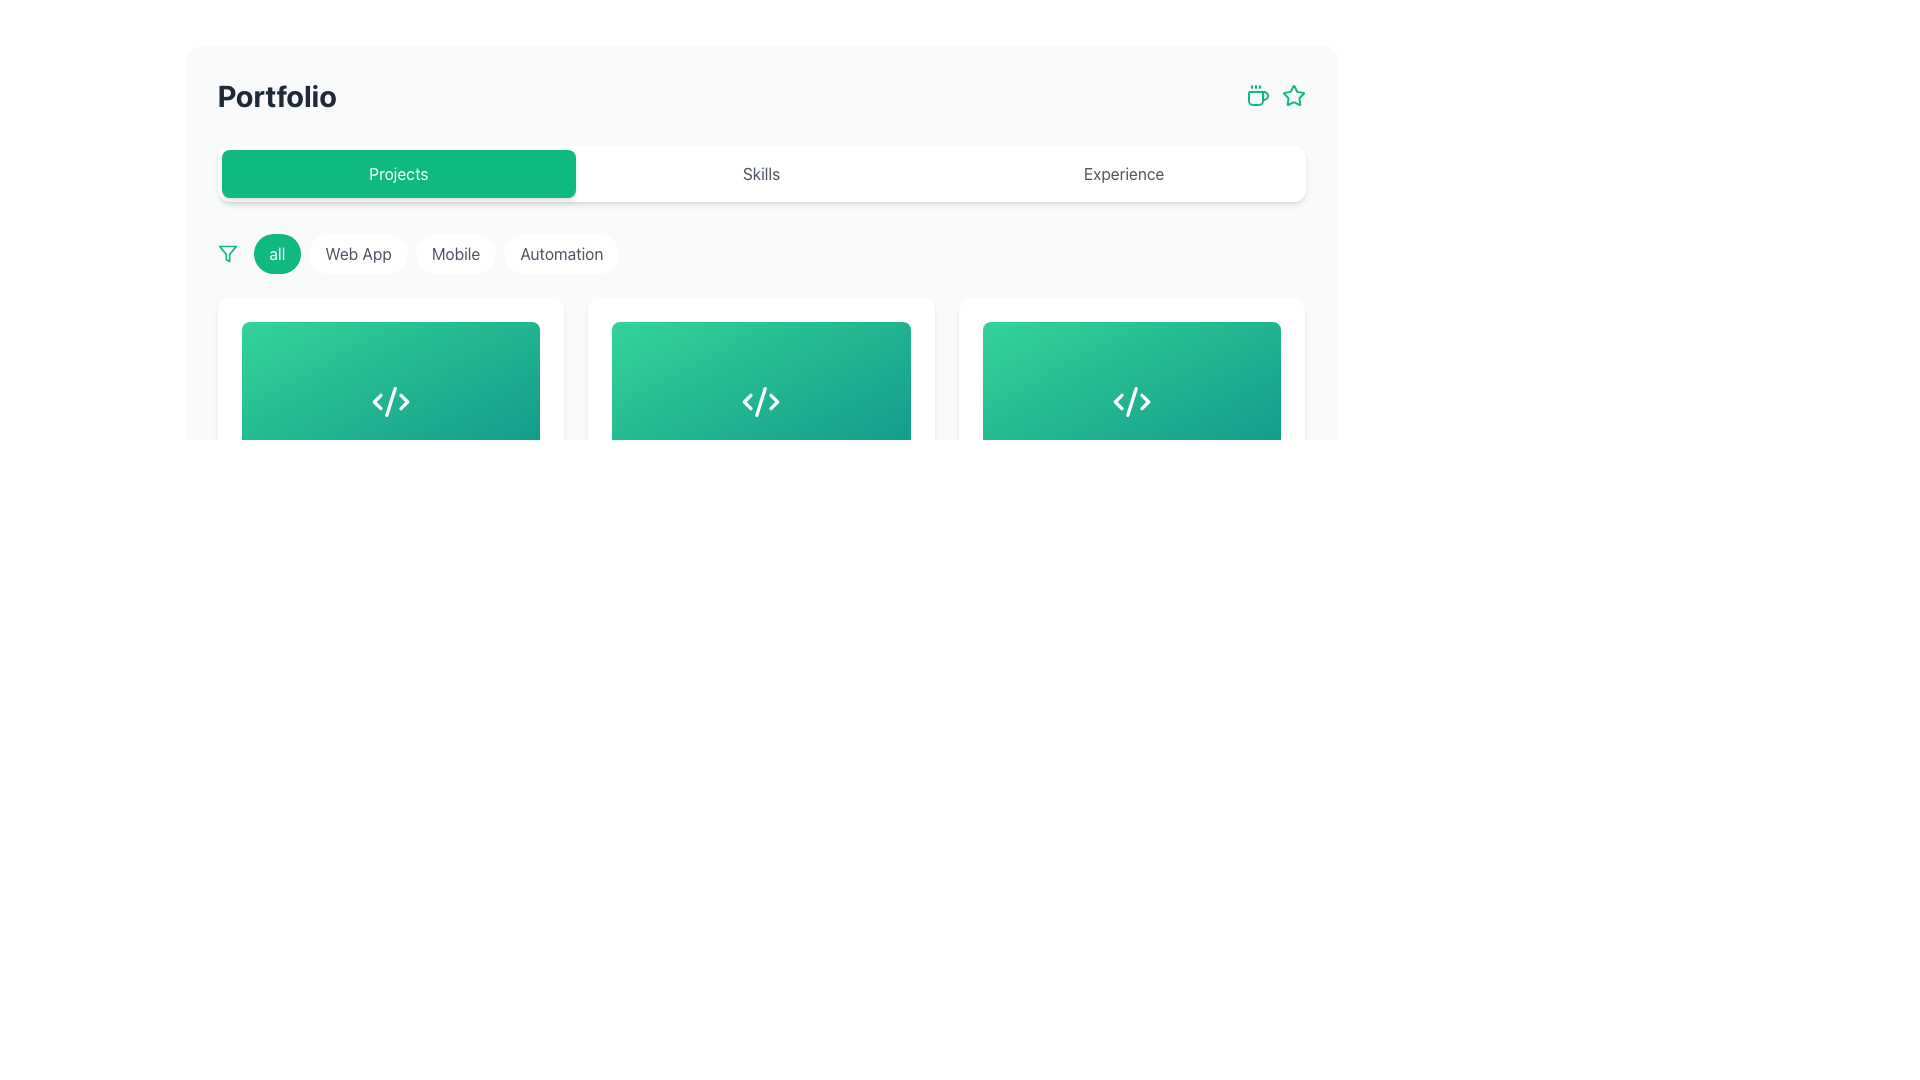  I want to click on the leftward arrow icon located in the middle of a three-icon arrangement, so click(1117, 401).